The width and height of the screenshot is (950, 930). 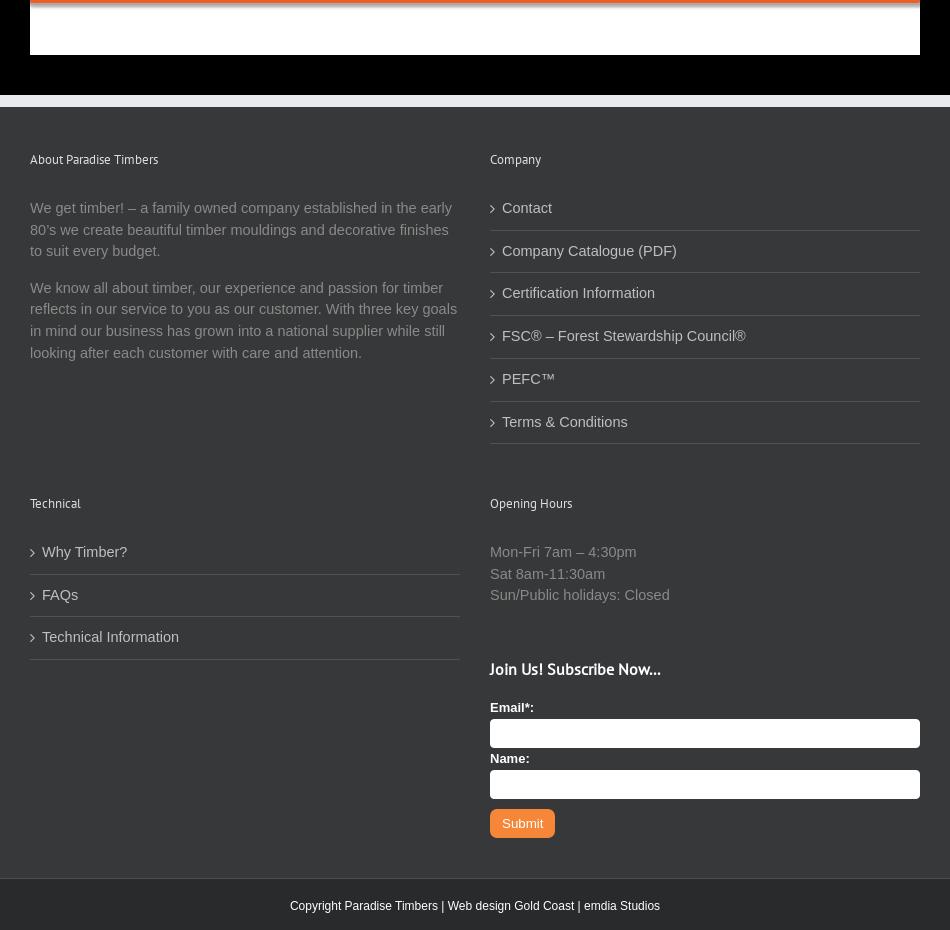 I want to click on 'Mon-Fri 7am – 4:30pm', so click(x=562, y=551).